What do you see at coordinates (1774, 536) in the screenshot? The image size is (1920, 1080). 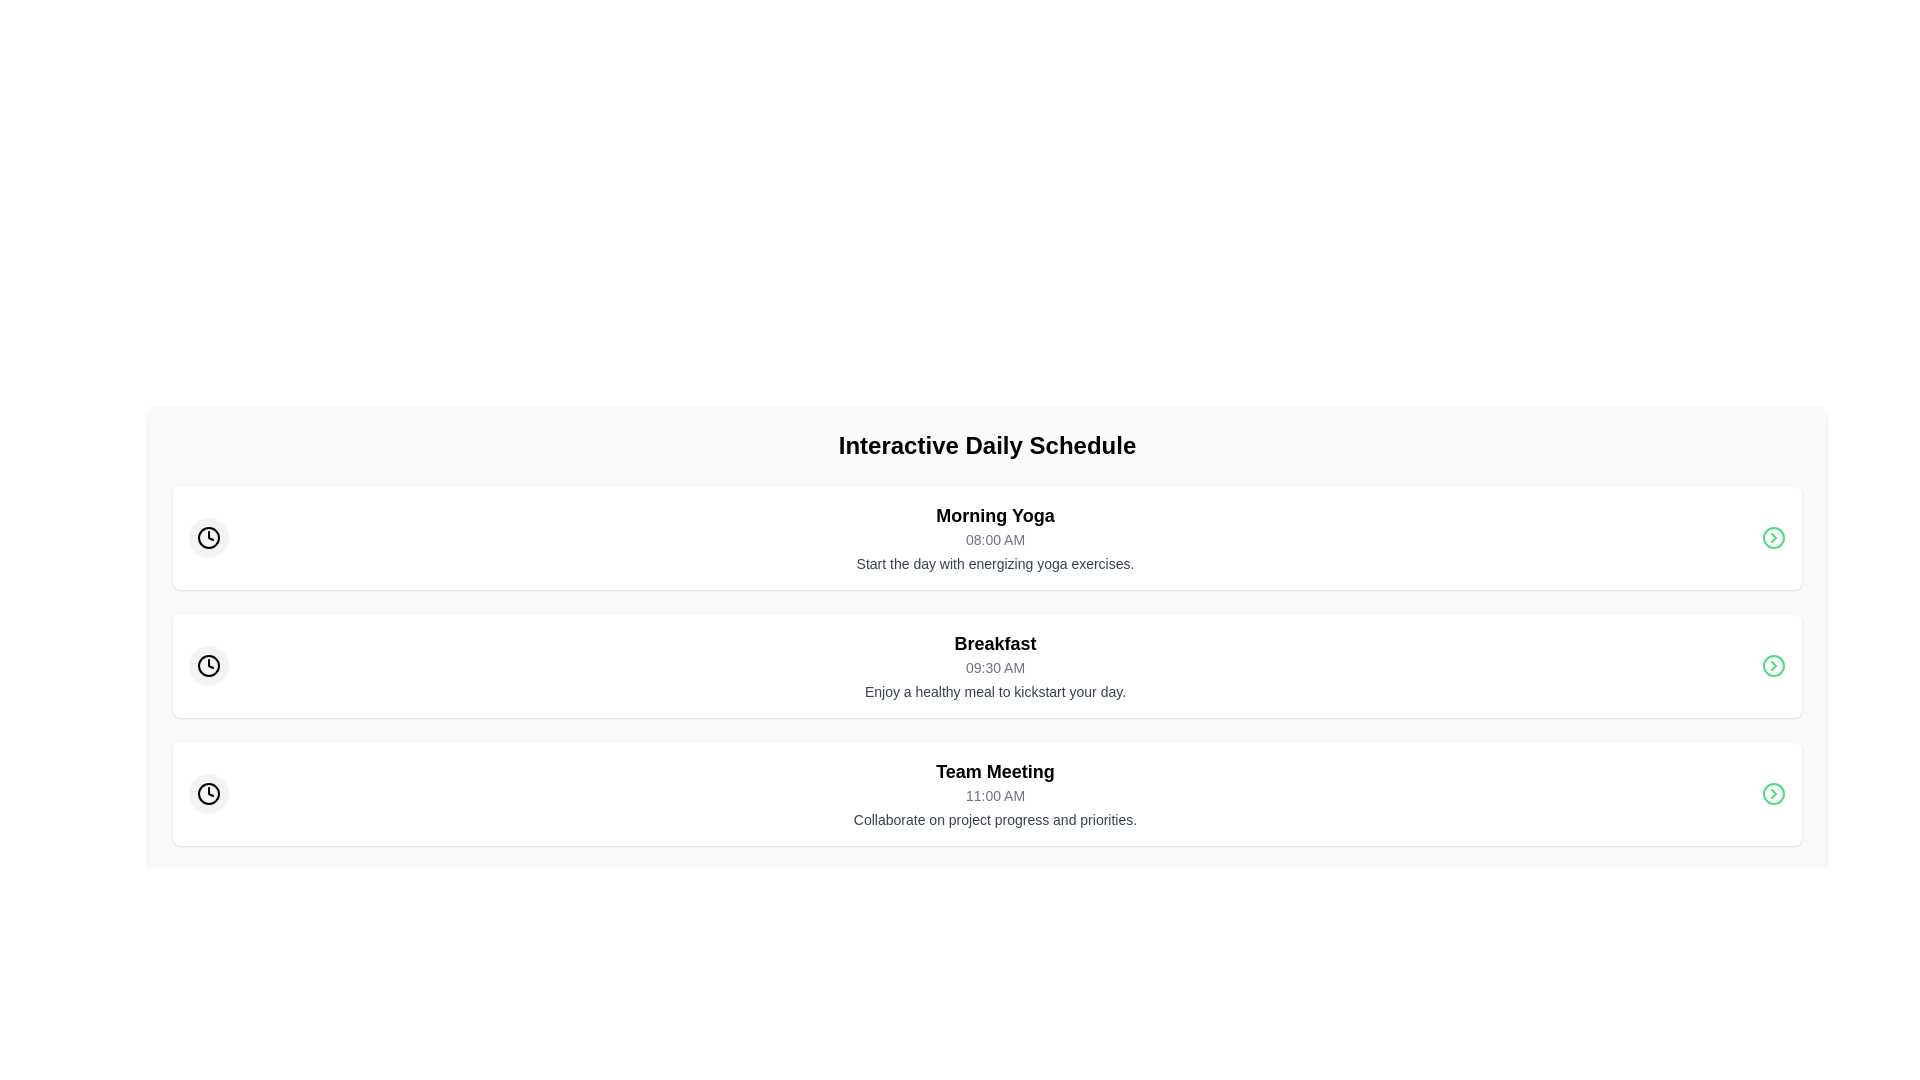 I see `the SVG circle graphic with a green outline located on the right side of the 'Breakfast' section block, which is part of a styled SVG graphic including a right-pointing arrow` at bounding box center [1774, 536].